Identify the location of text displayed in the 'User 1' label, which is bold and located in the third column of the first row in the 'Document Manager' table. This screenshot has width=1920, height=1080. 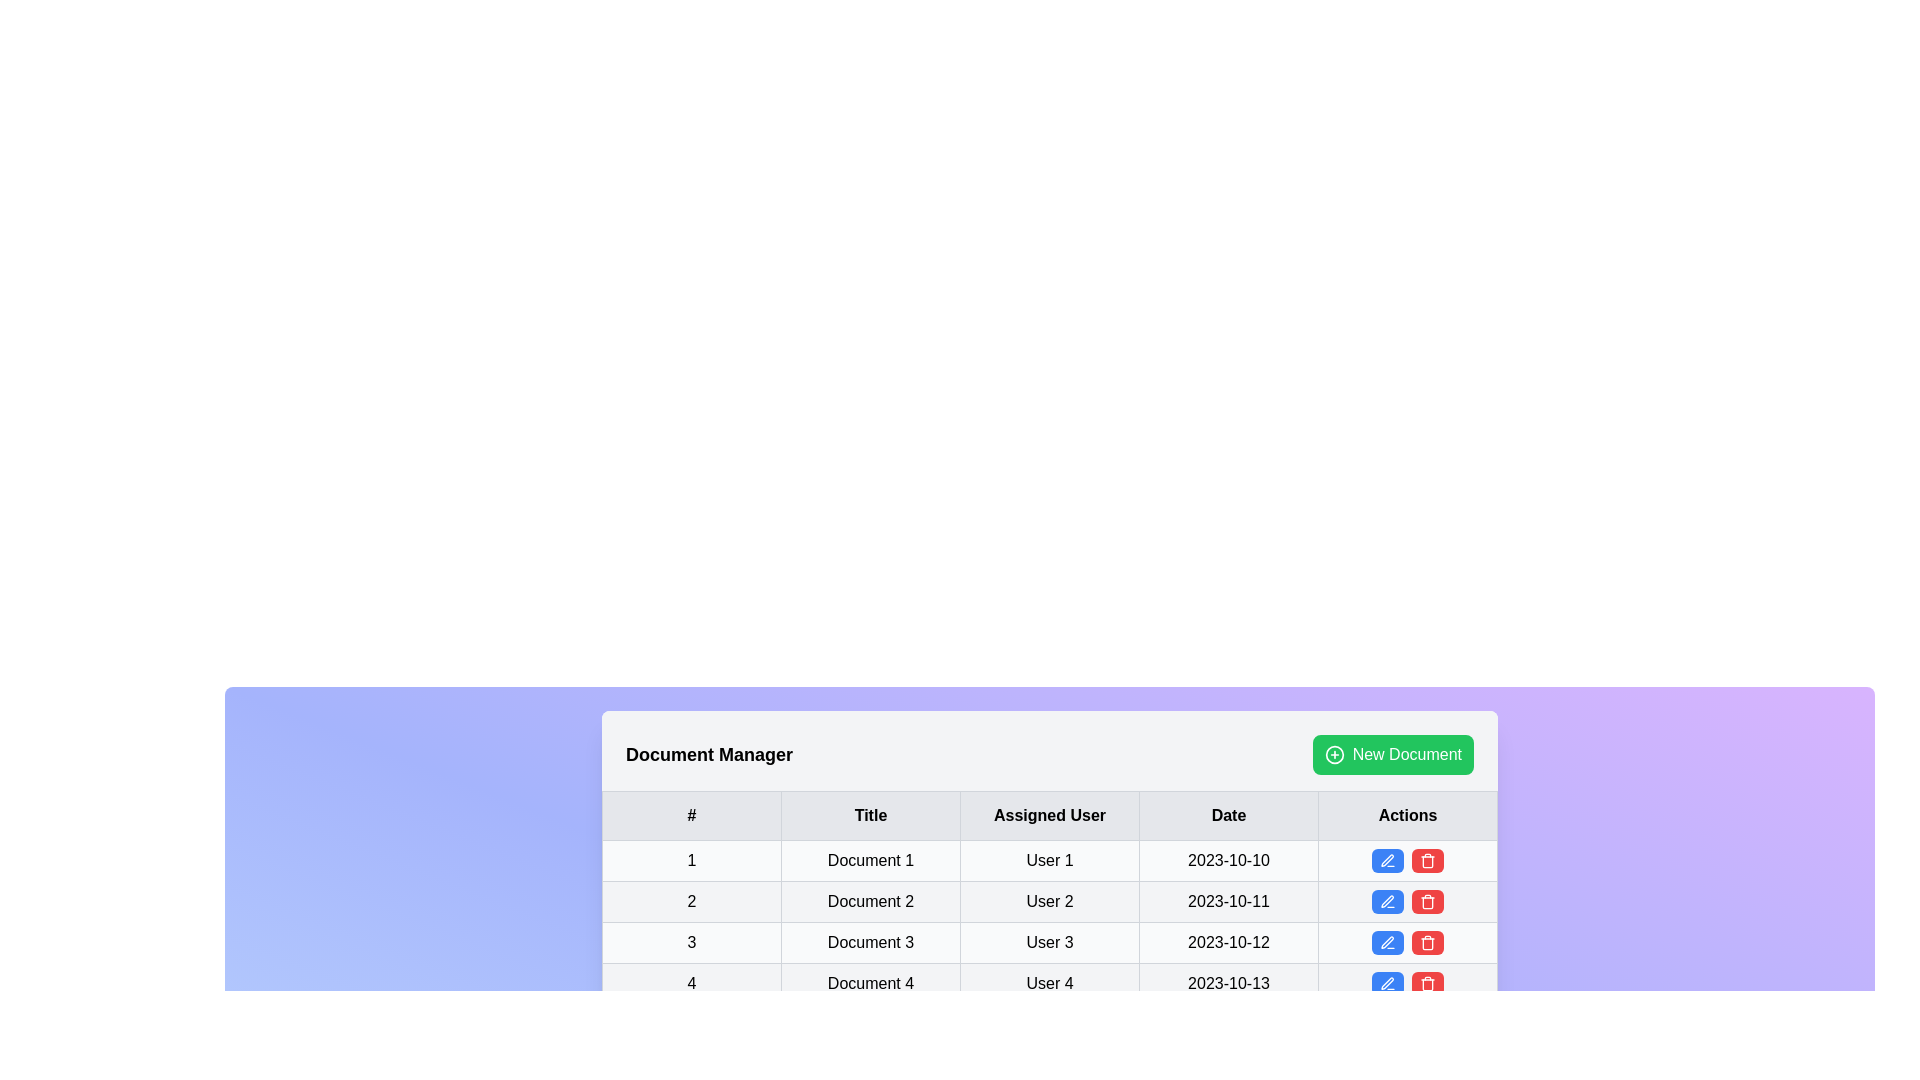
(1049, 859).